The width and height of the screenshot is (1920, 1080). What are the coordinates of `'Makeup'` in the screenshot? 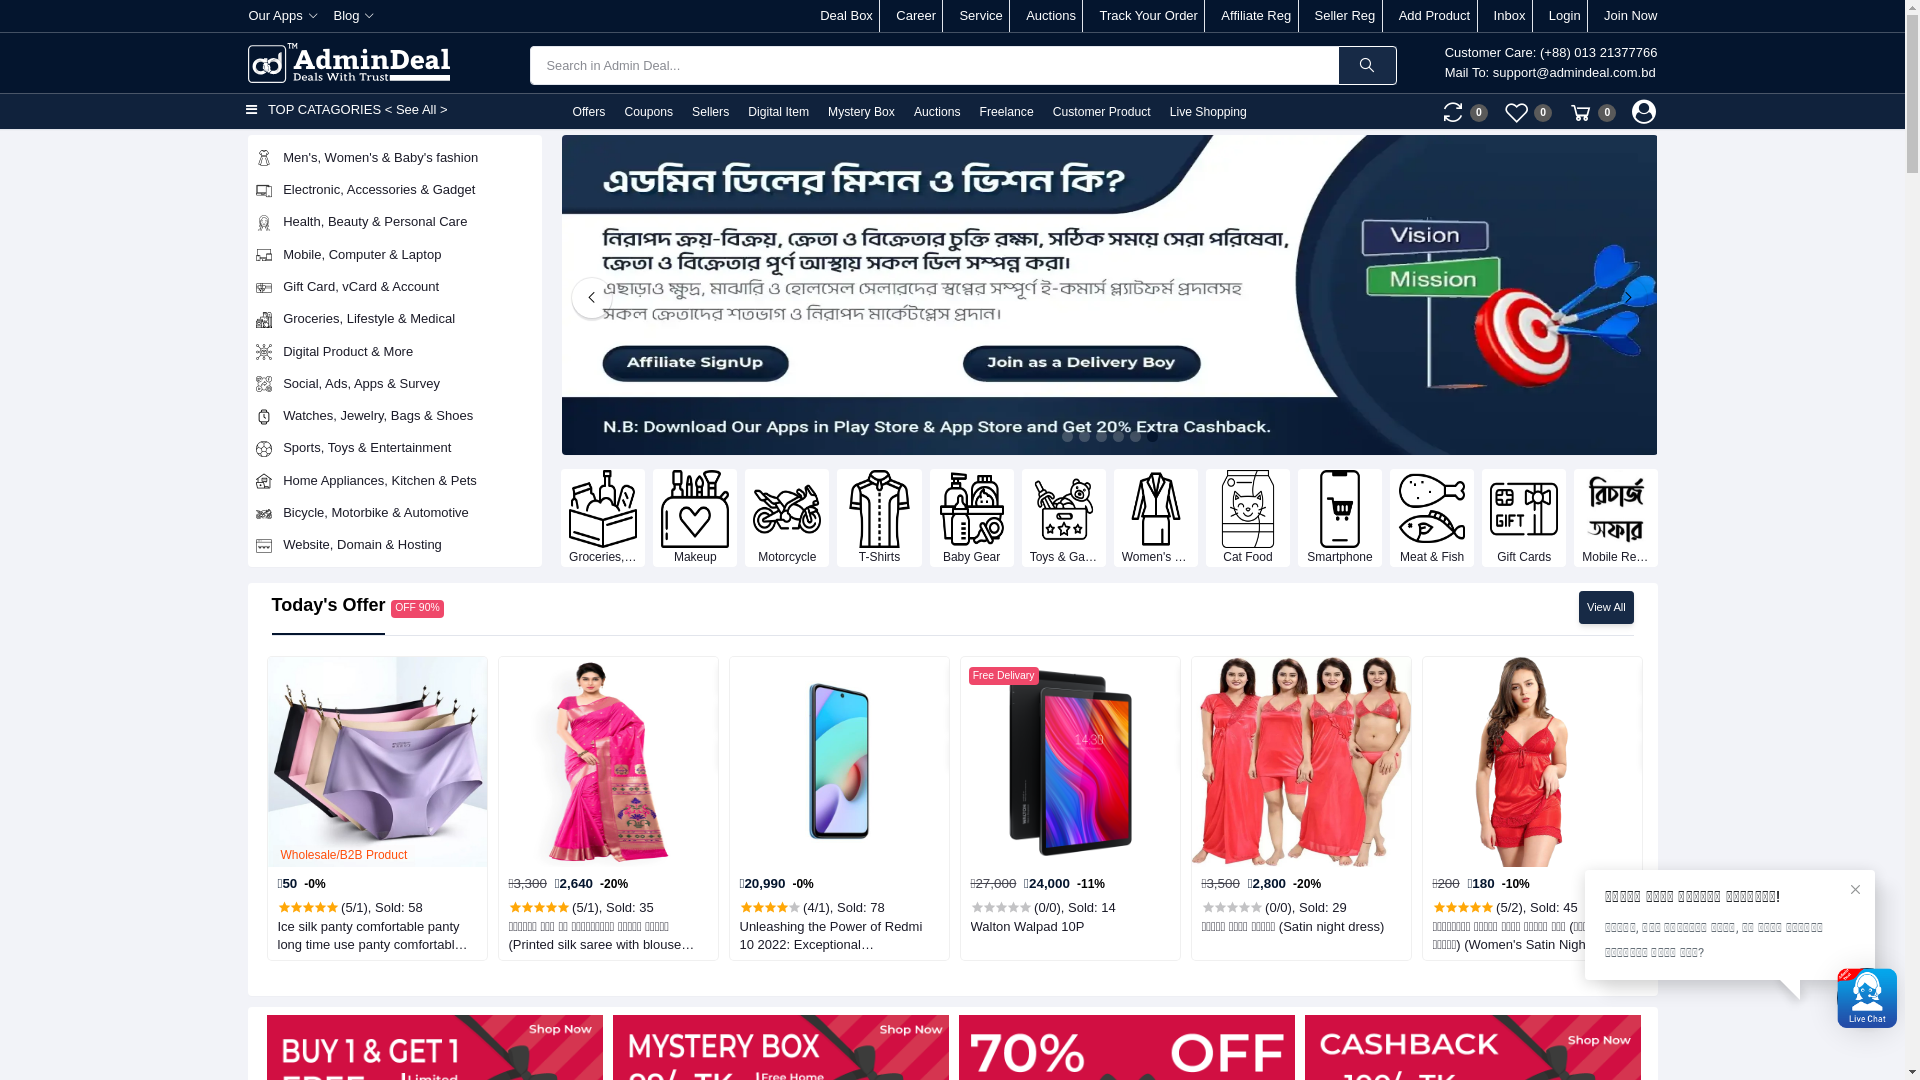 It's located at (695, 516).